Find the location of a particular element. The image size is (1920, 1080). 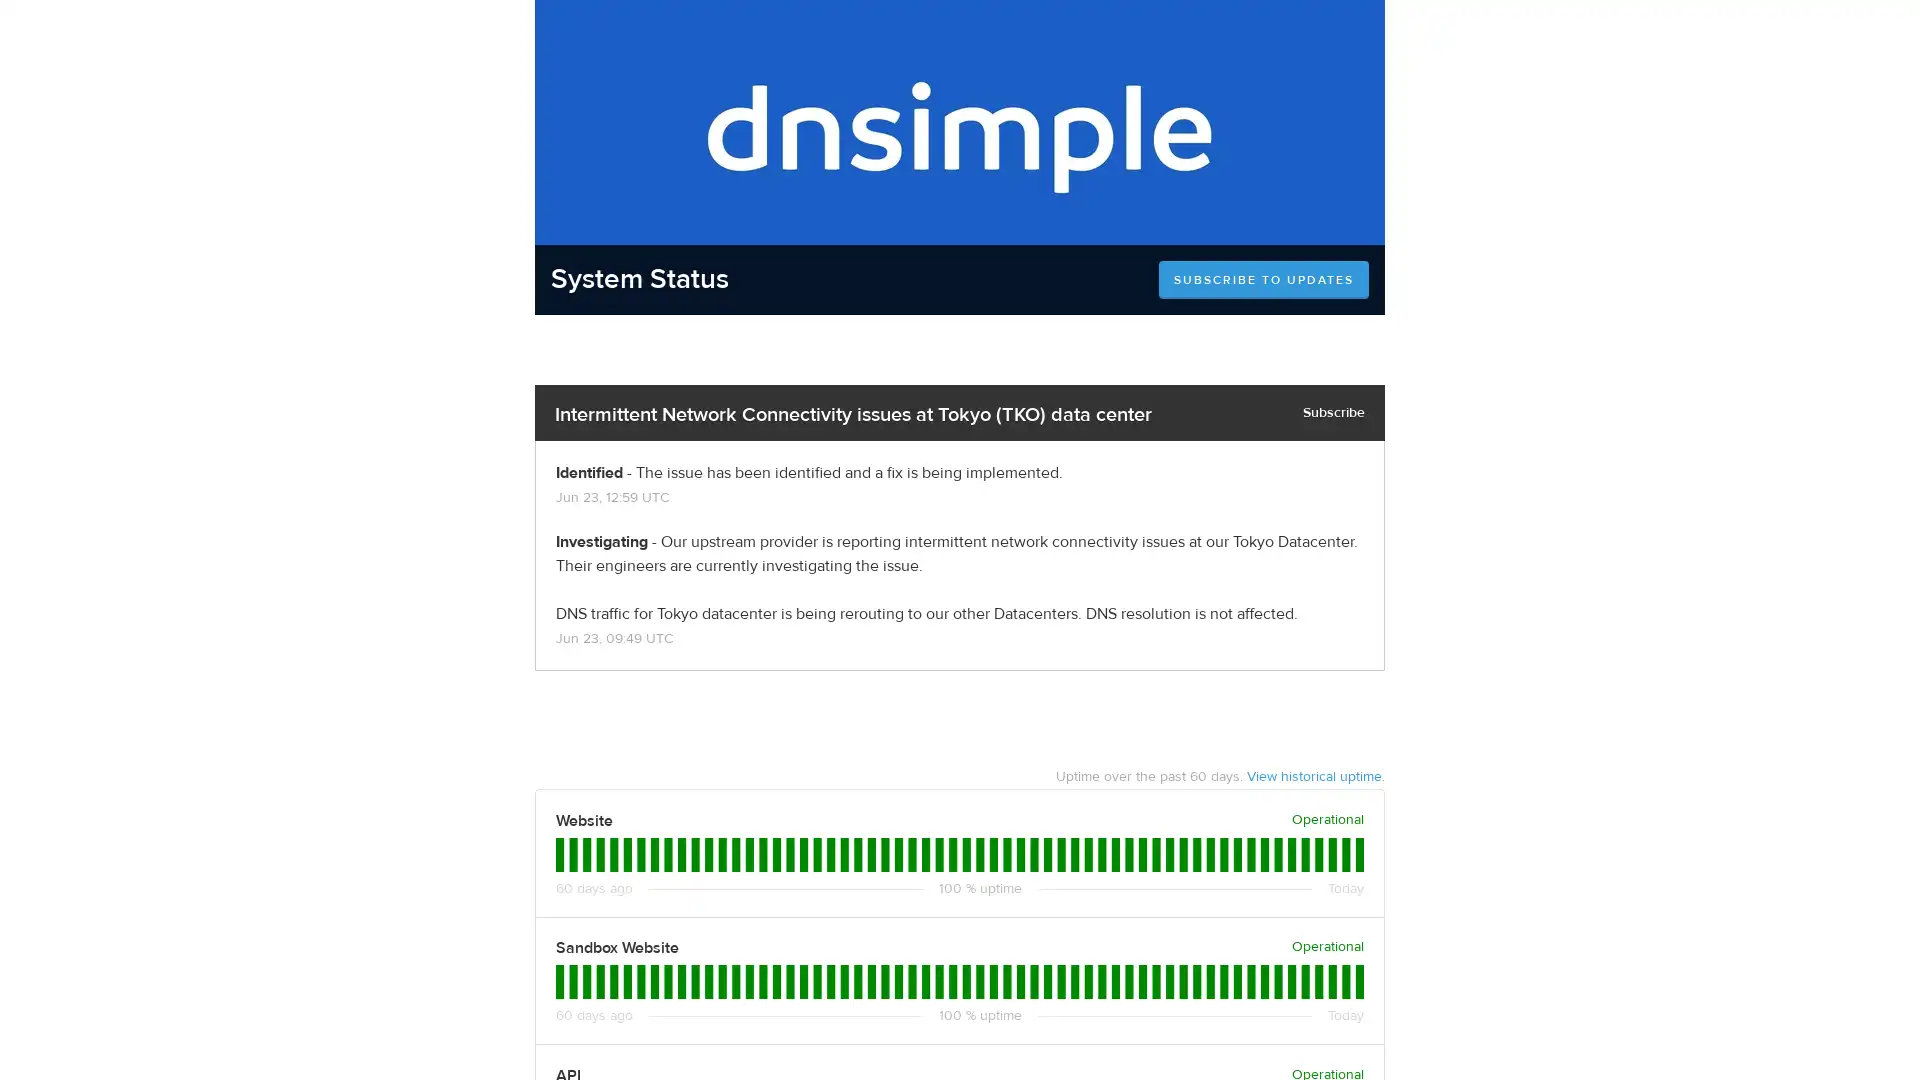

Subscribe is located at coordinates (1334, 411).